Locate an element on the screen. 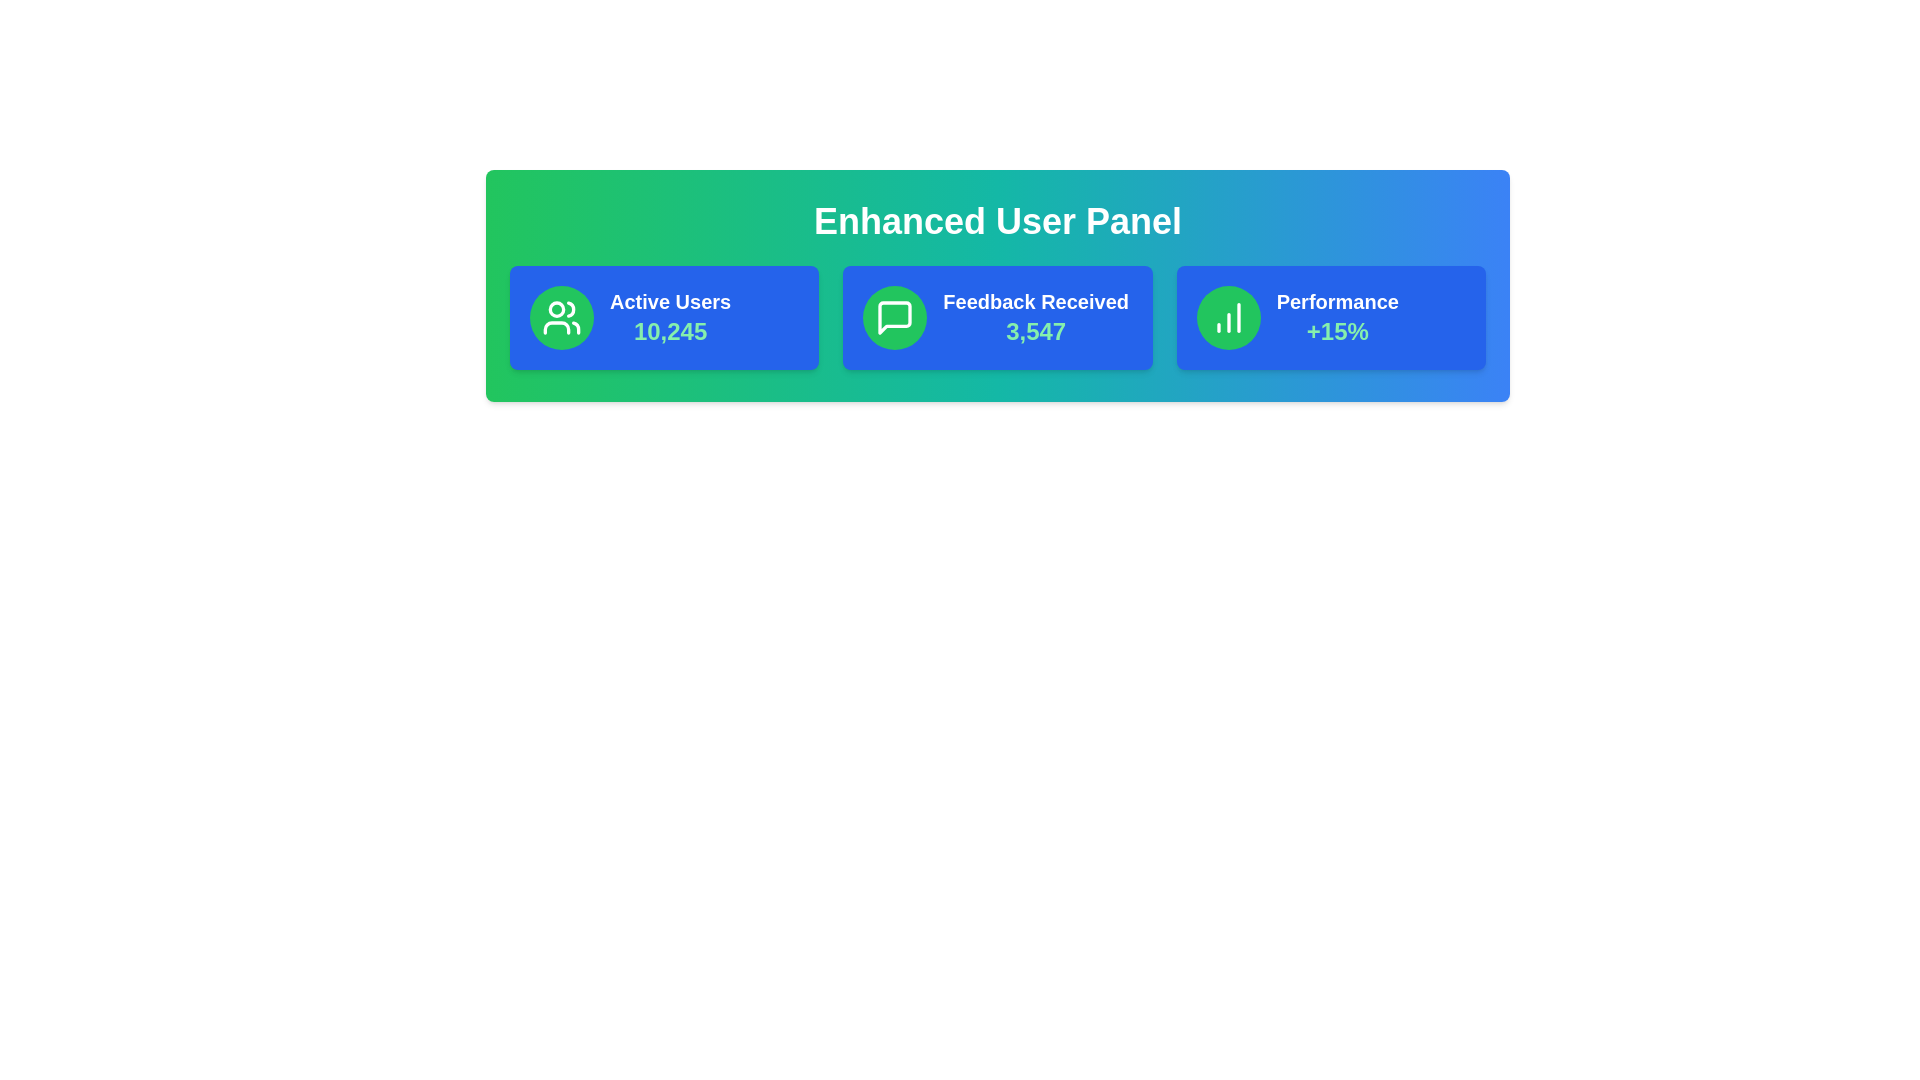  the card representing Feedback Received is located at coordinates (998, 316).